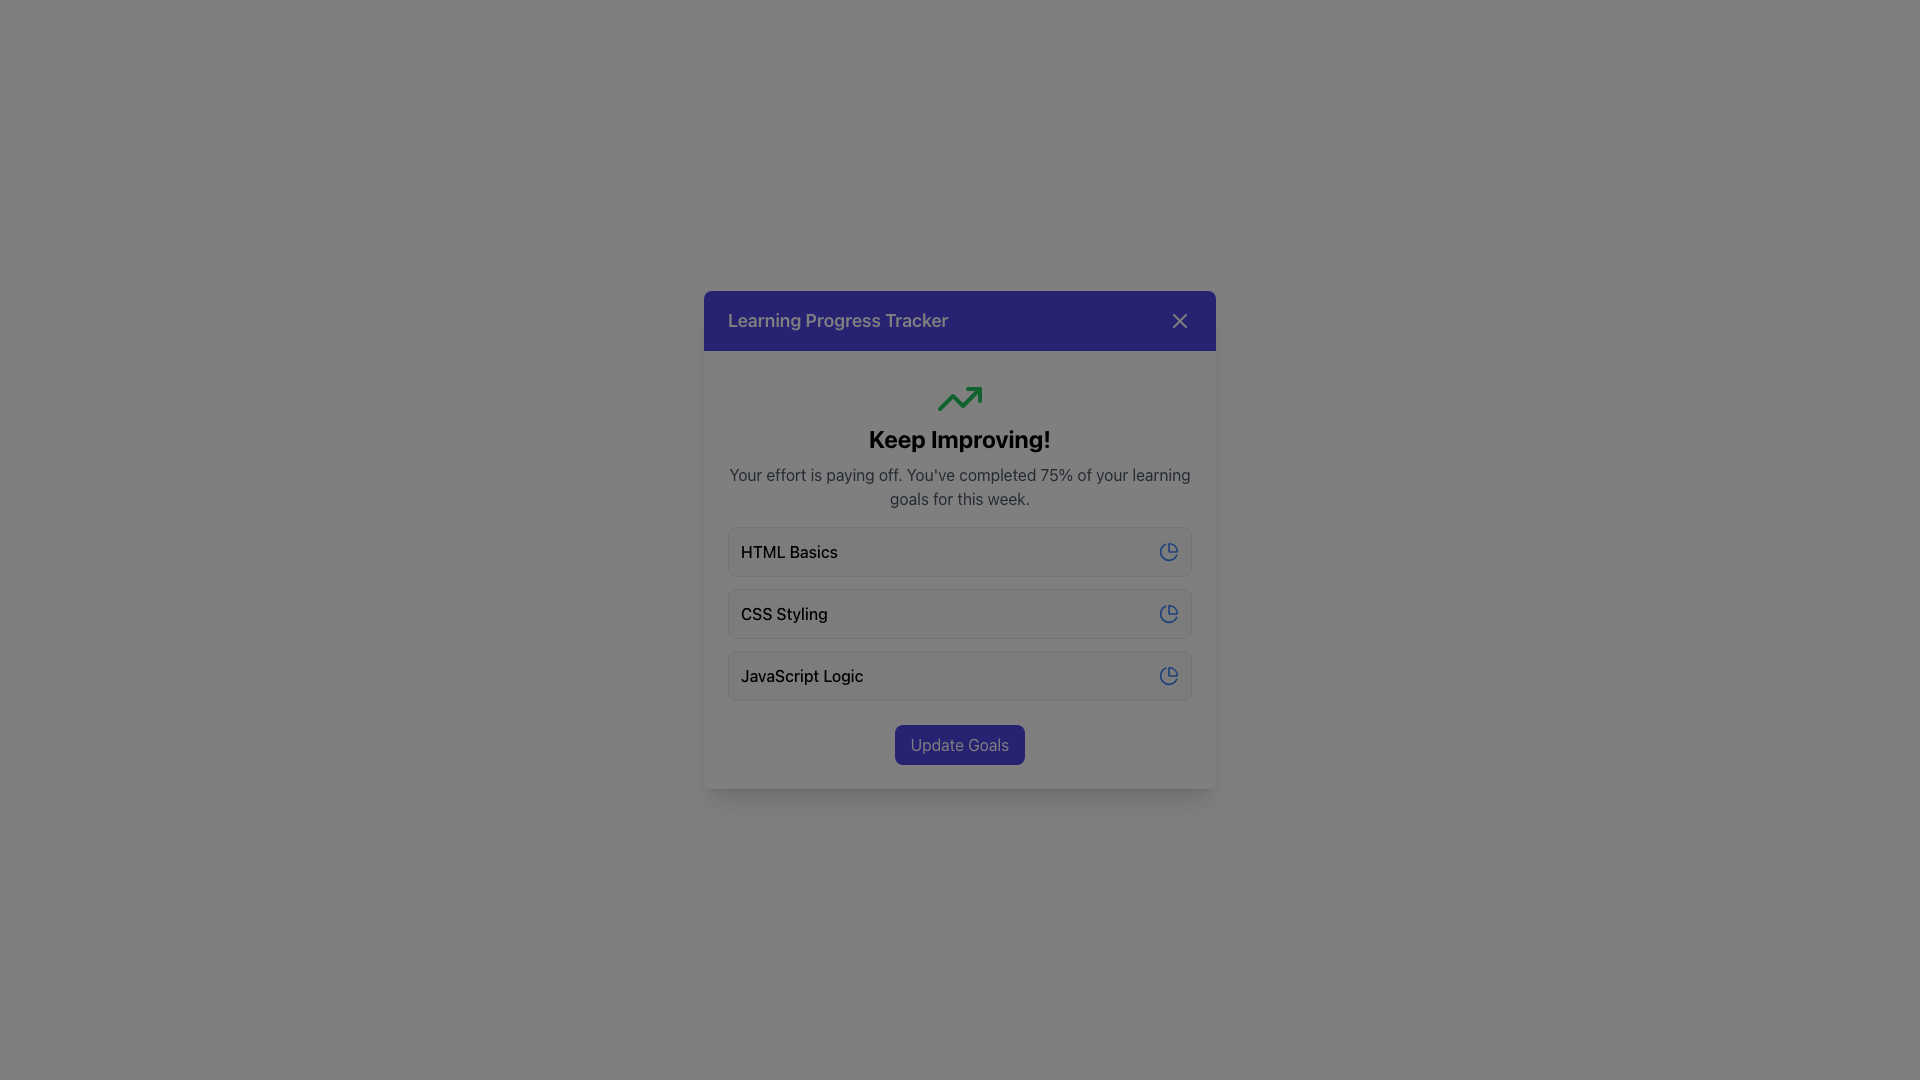  What do you see at coordinates (960, 486) in the screenshot?
I see `the motivational text label that displays progress towards weekly learning goals, located directly below the title 'Keep Improving!'` at bounding box center [960, 486].